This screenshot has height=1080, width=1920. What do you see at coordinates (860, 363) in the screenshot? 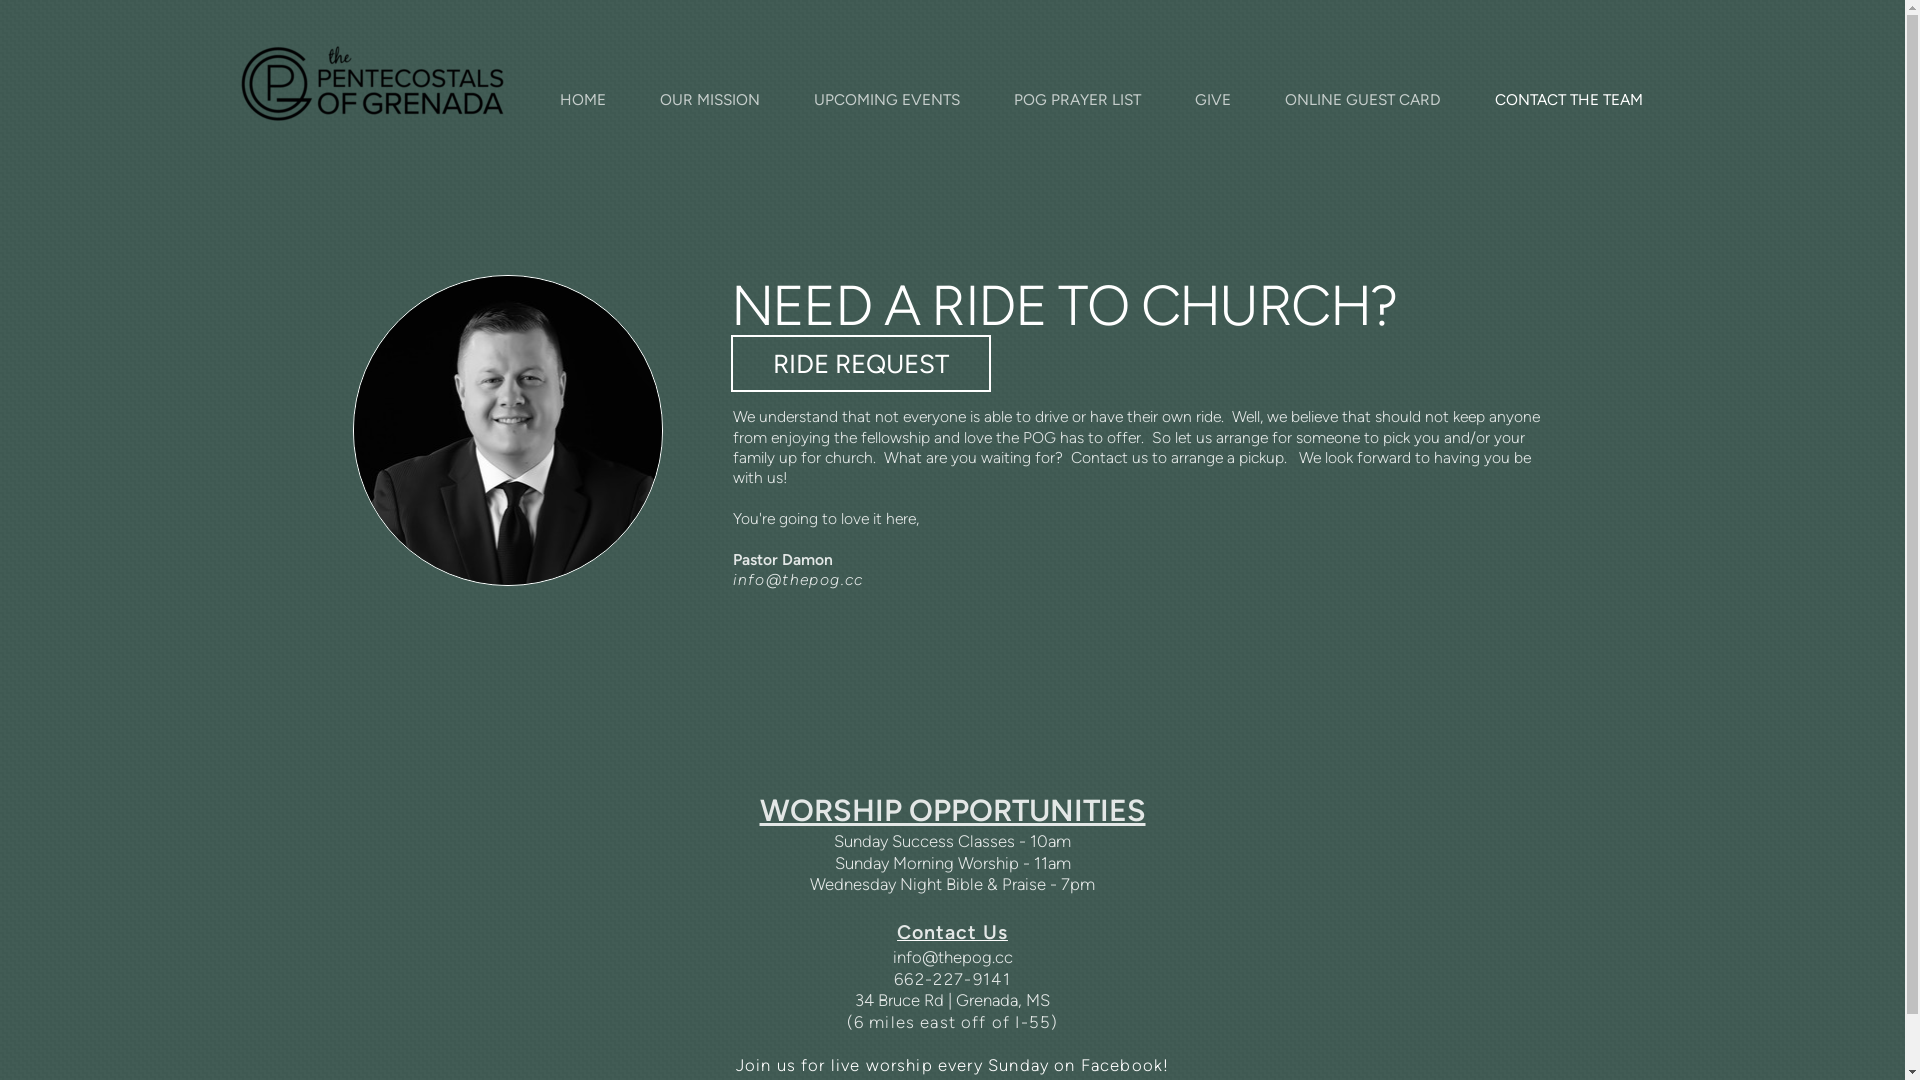
I see `'RIDE REQUEST'` at bounding box center [860, 363].